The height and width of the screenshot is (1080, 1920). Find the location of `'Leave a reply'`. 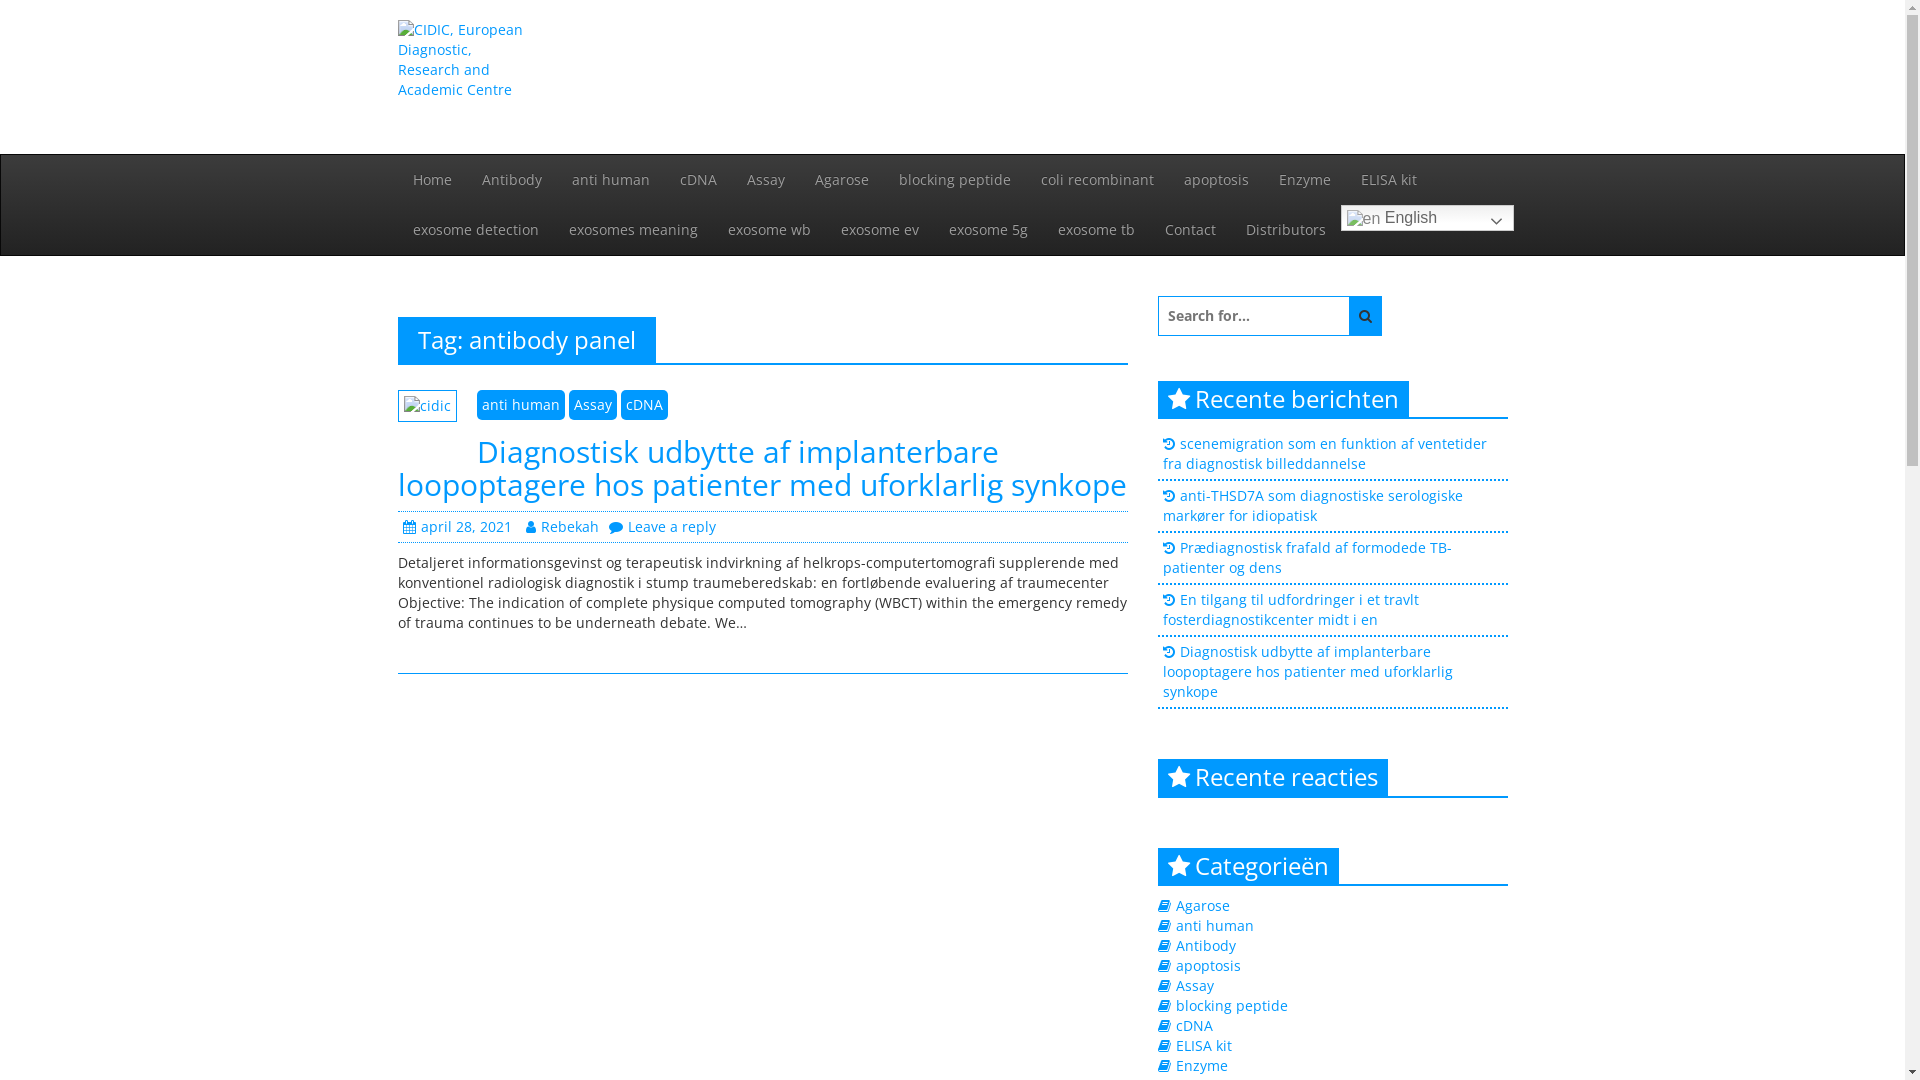

'Leave a reply' is located at coordinates (607, 525).